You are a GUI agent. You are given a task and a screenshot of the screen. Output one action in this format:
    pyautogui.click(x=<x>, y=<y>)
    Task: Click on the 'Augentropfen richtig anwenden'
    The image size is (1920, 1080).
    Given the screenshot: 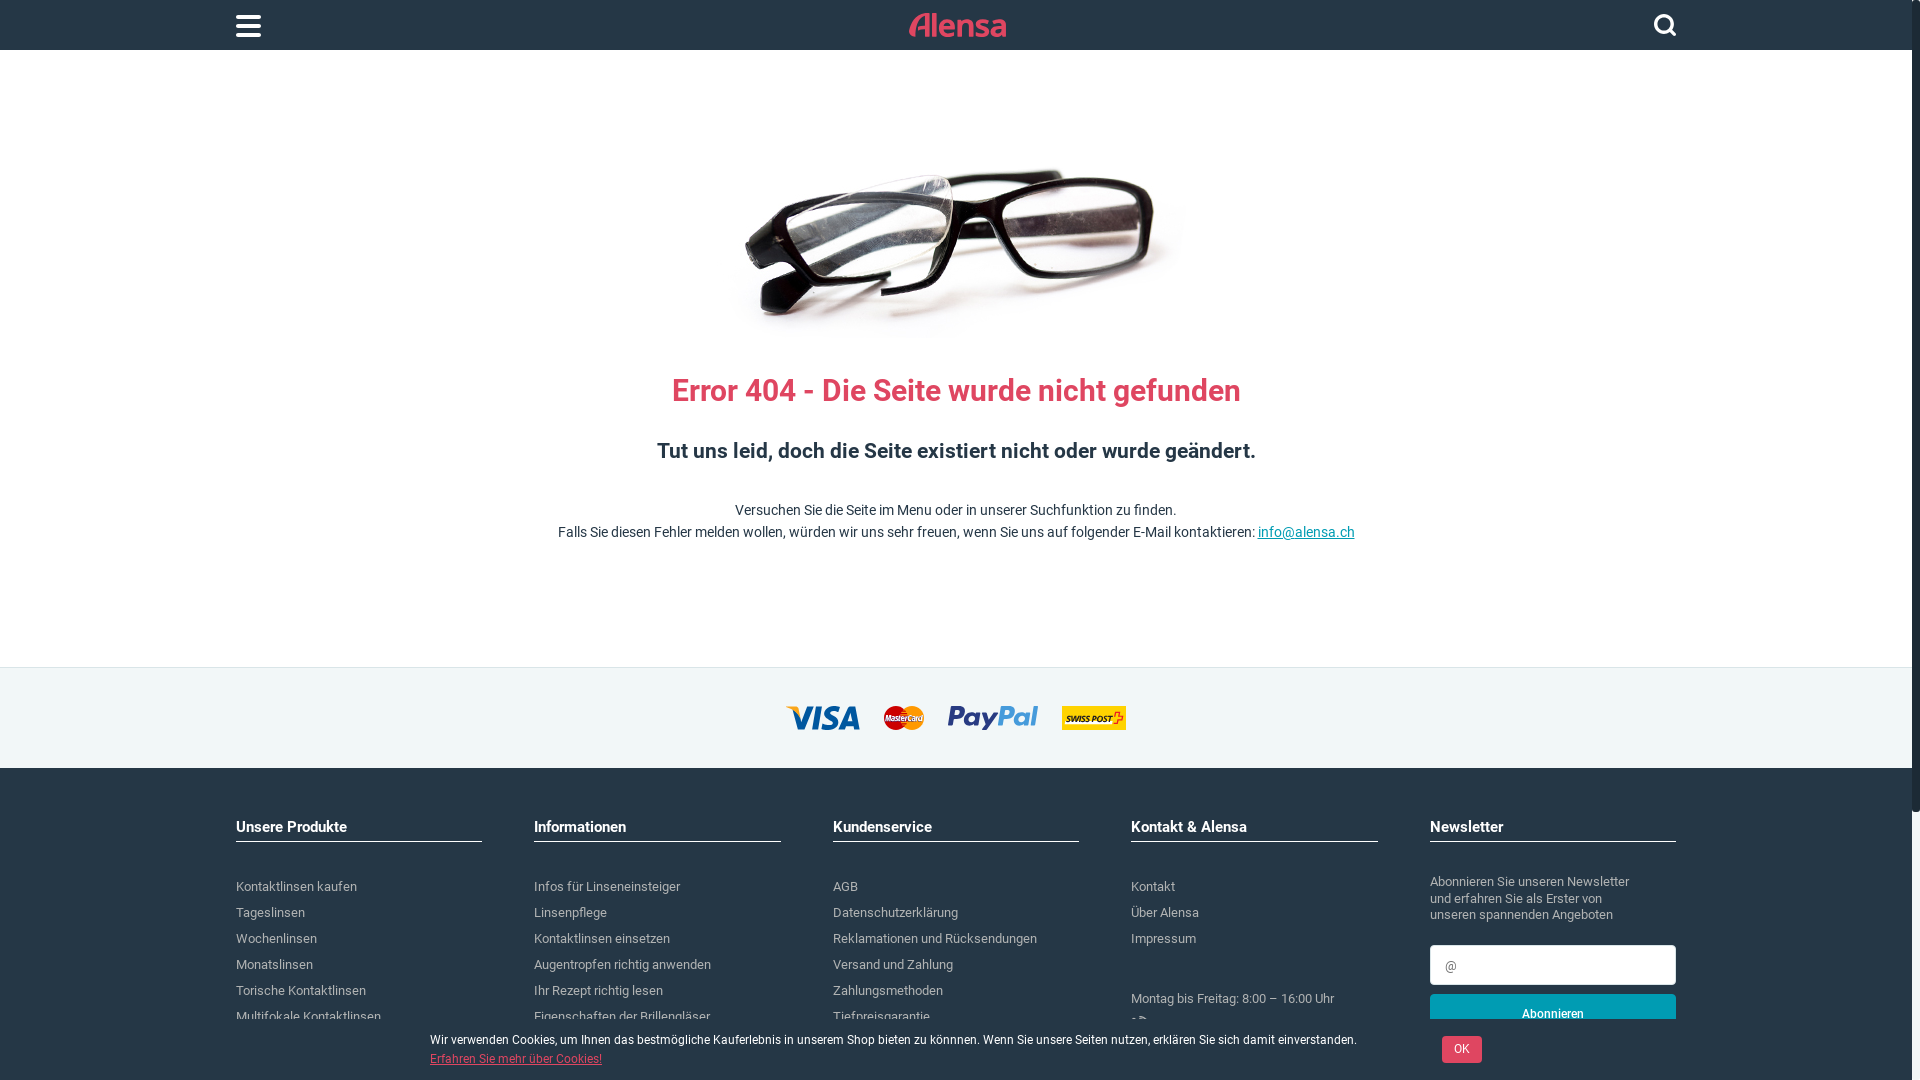 What is the action you would take?
    pyautogui.click(x=621, y=963)
    